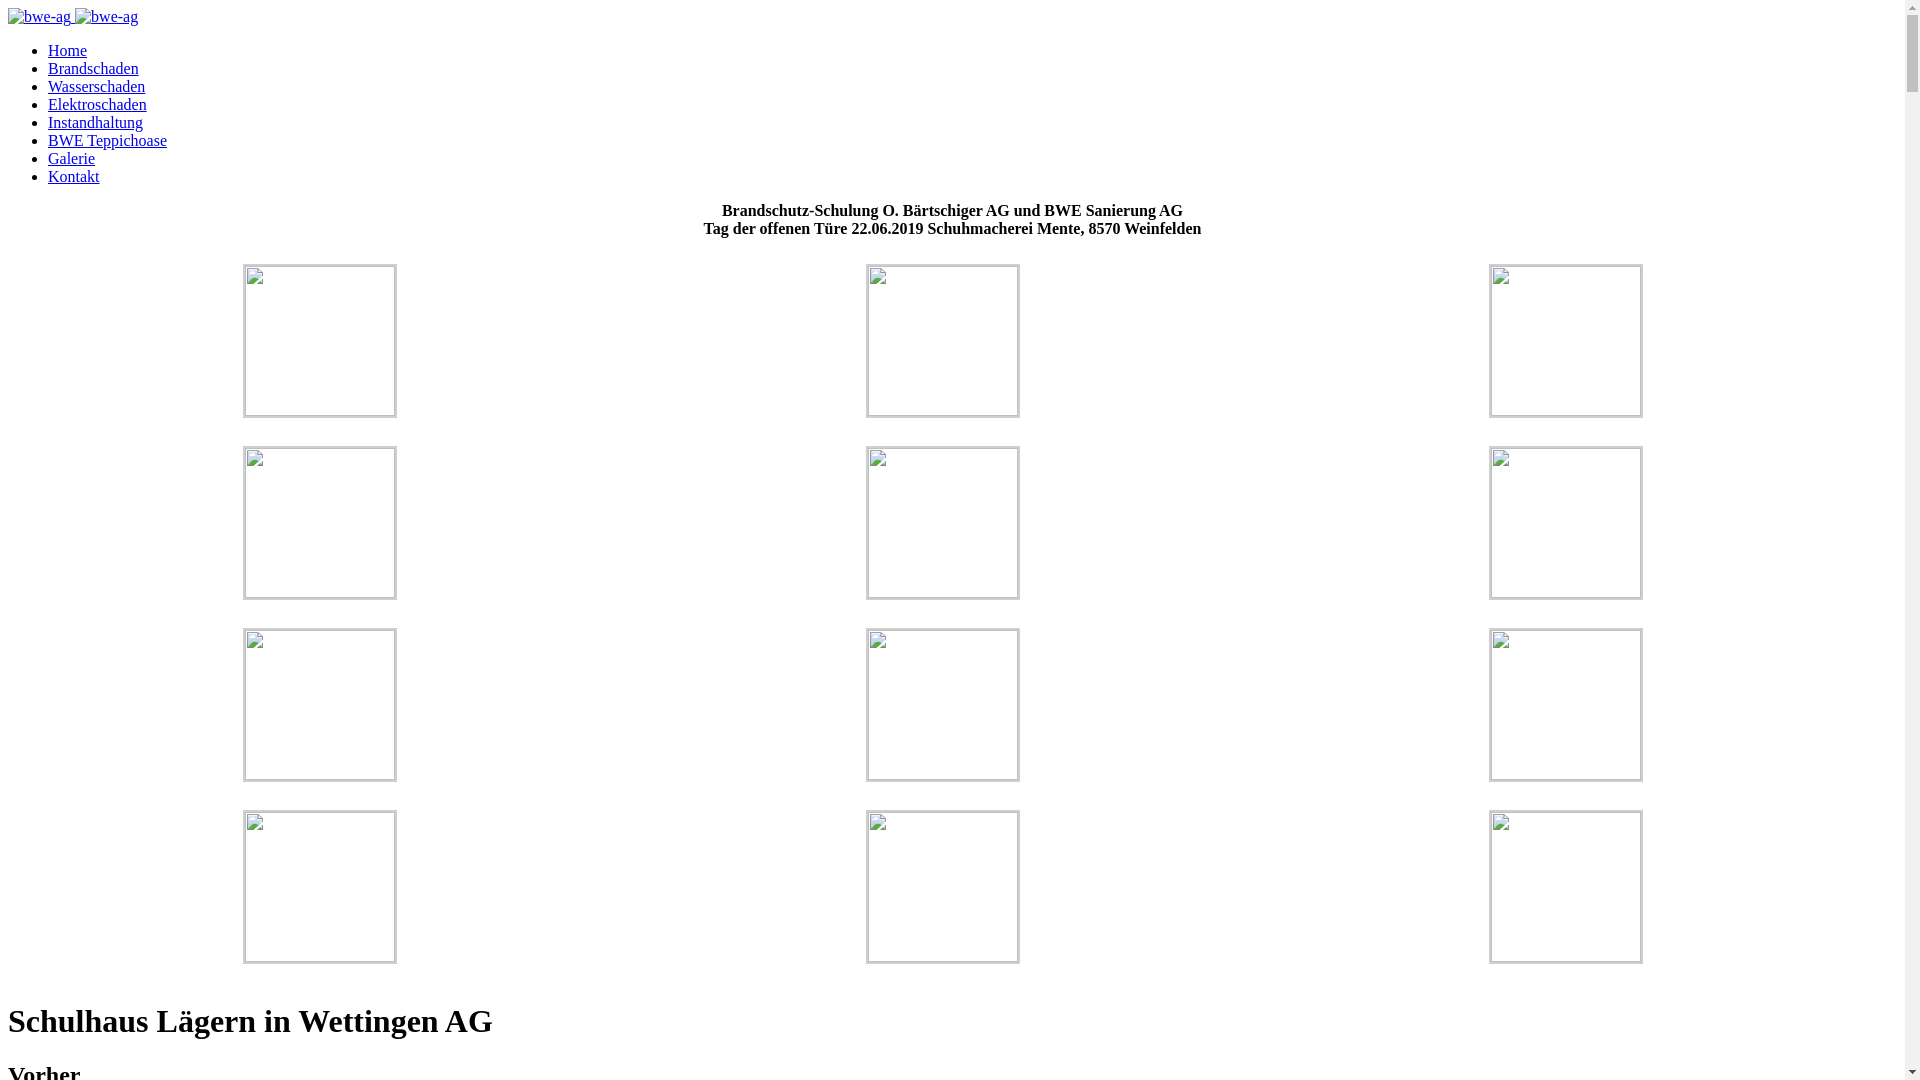  Describe the element at coordinates (96, 104) in the screenshot. I see `'Elektroschaden'` at that location.